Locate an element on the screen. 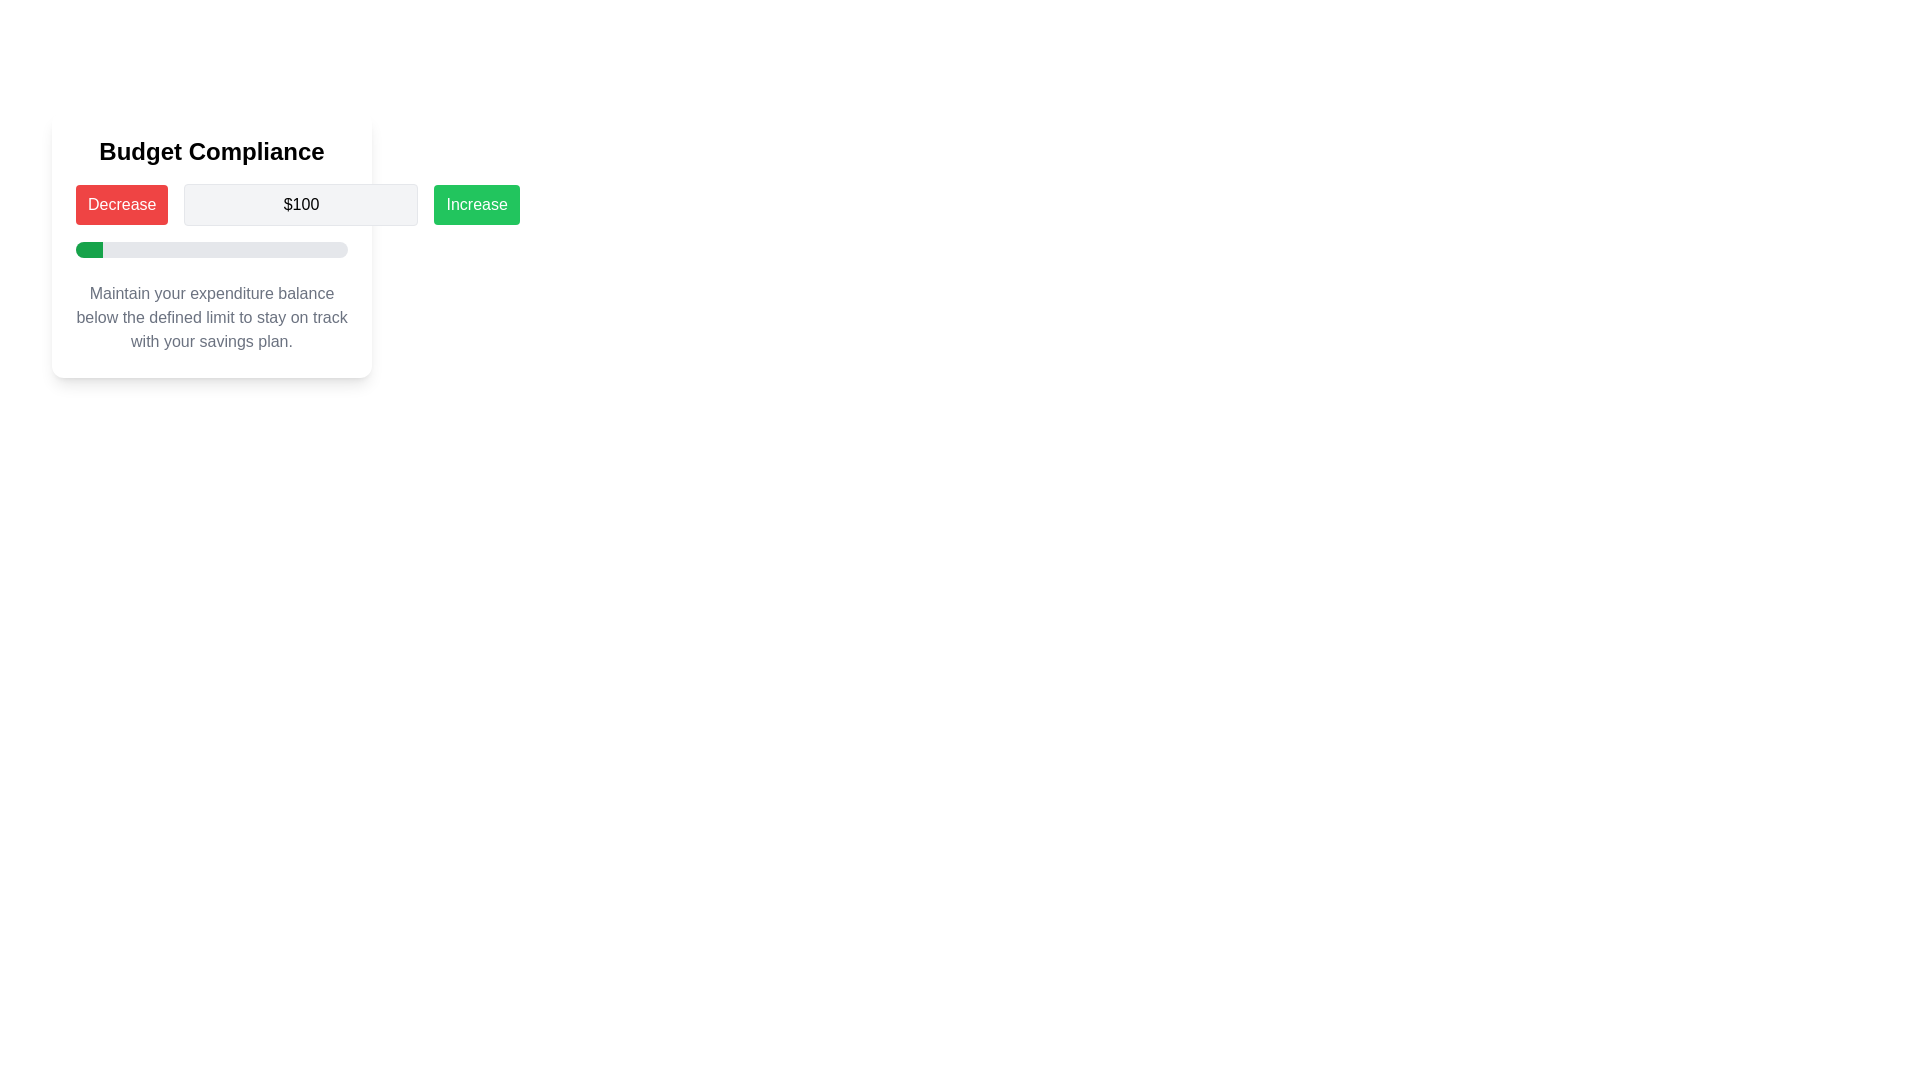 This screenshot has width=1920, height=1080. the button that decreases a numeric value, located in the top portion of the 'Budget Compliance' panel, adjacent to a text input displaying '$100' is located at coordinates (121, 204).